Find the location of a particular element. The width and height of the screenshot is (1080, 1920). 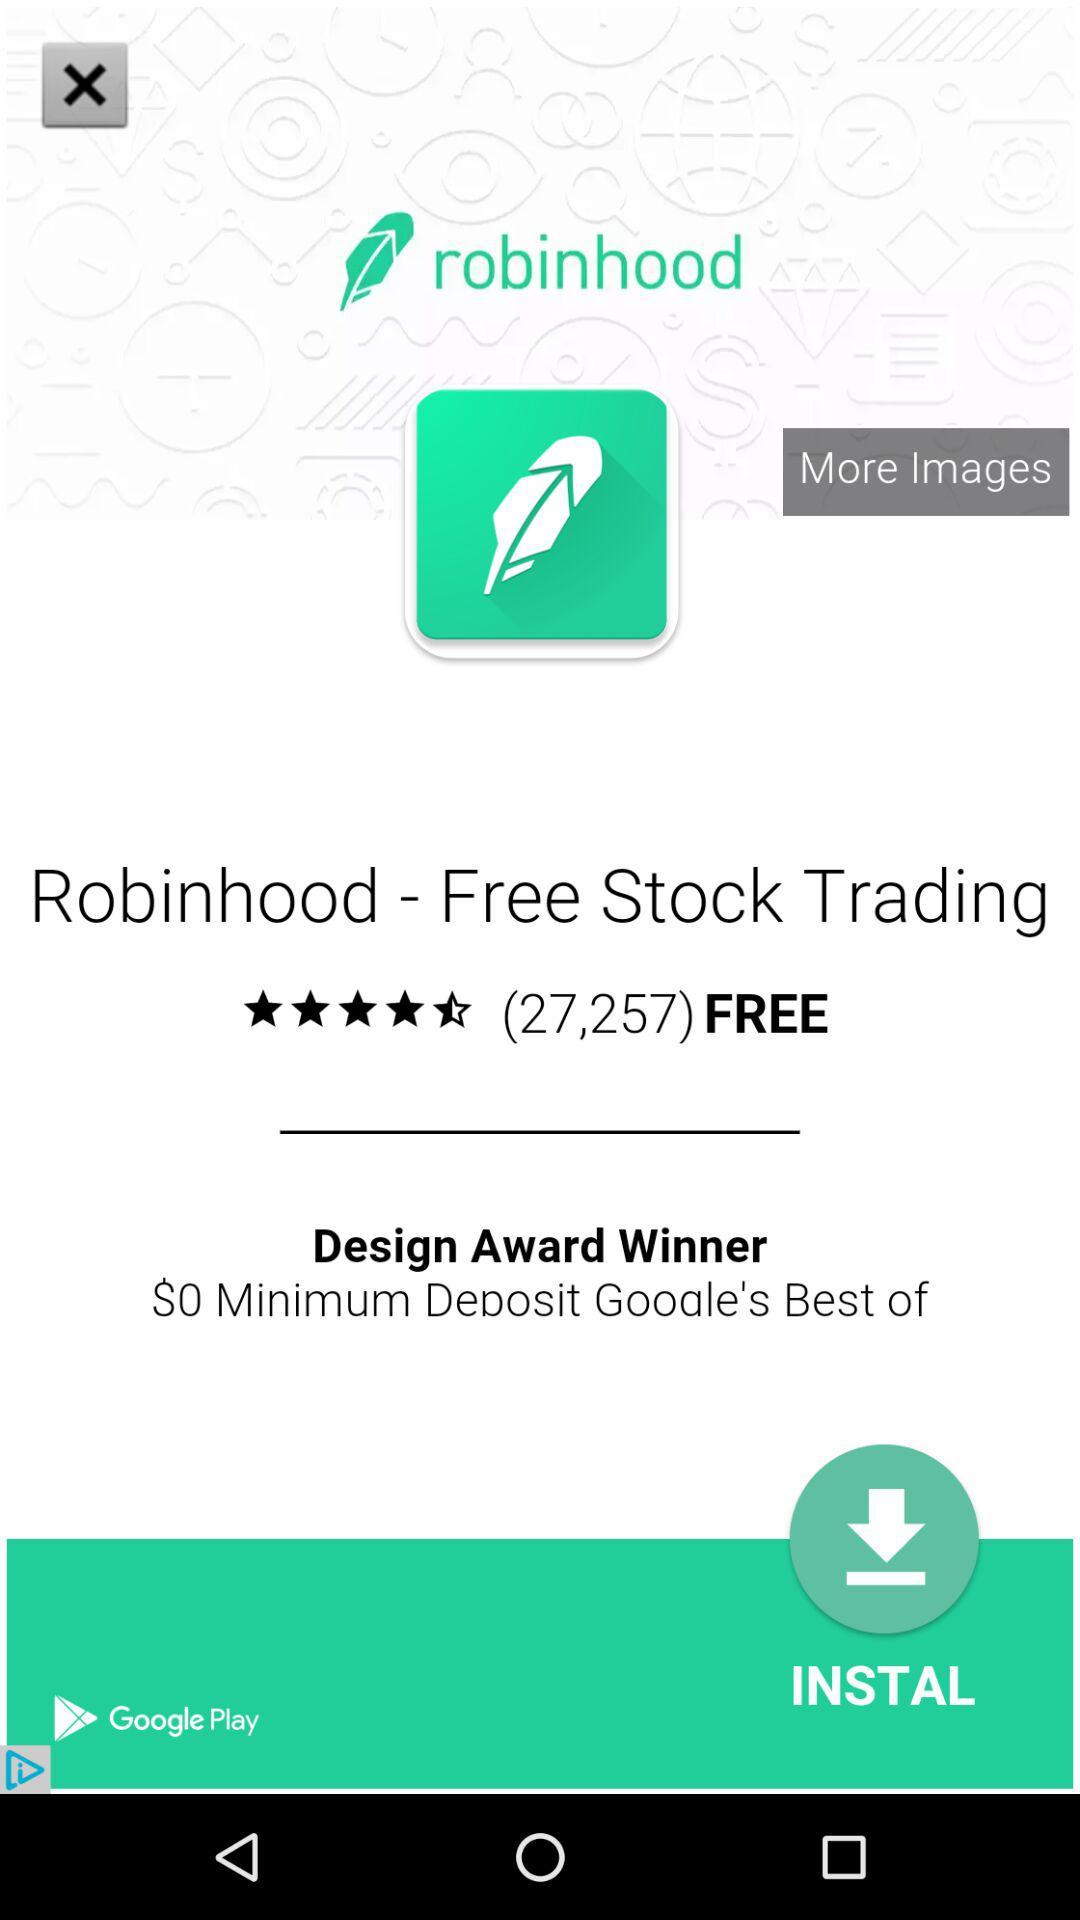

choose the selection is located at coordinates (419, 697).